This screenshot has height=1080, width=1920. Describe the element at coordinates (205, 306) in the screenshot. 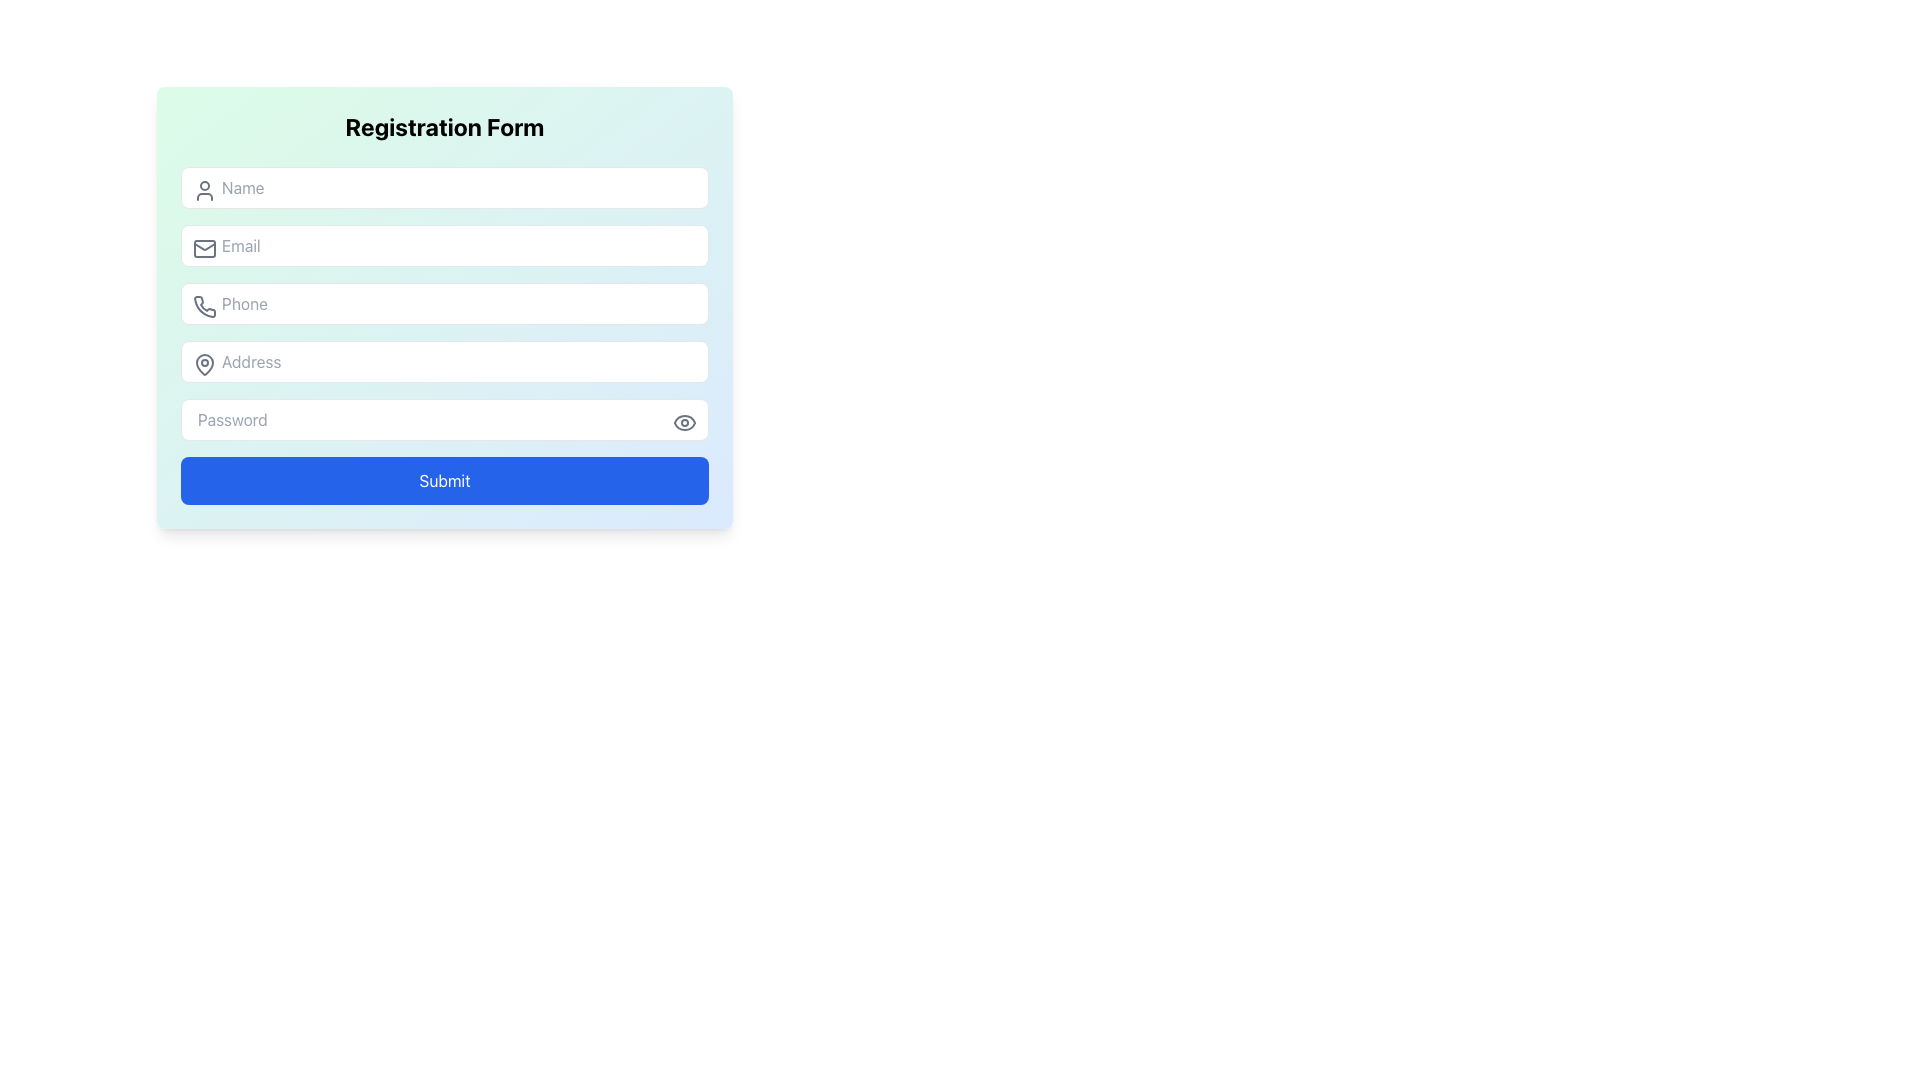

I see `the phone number input field icon, which is positioned to the left side of the field adjacent to the text indicating 'Phone.'` at that location.